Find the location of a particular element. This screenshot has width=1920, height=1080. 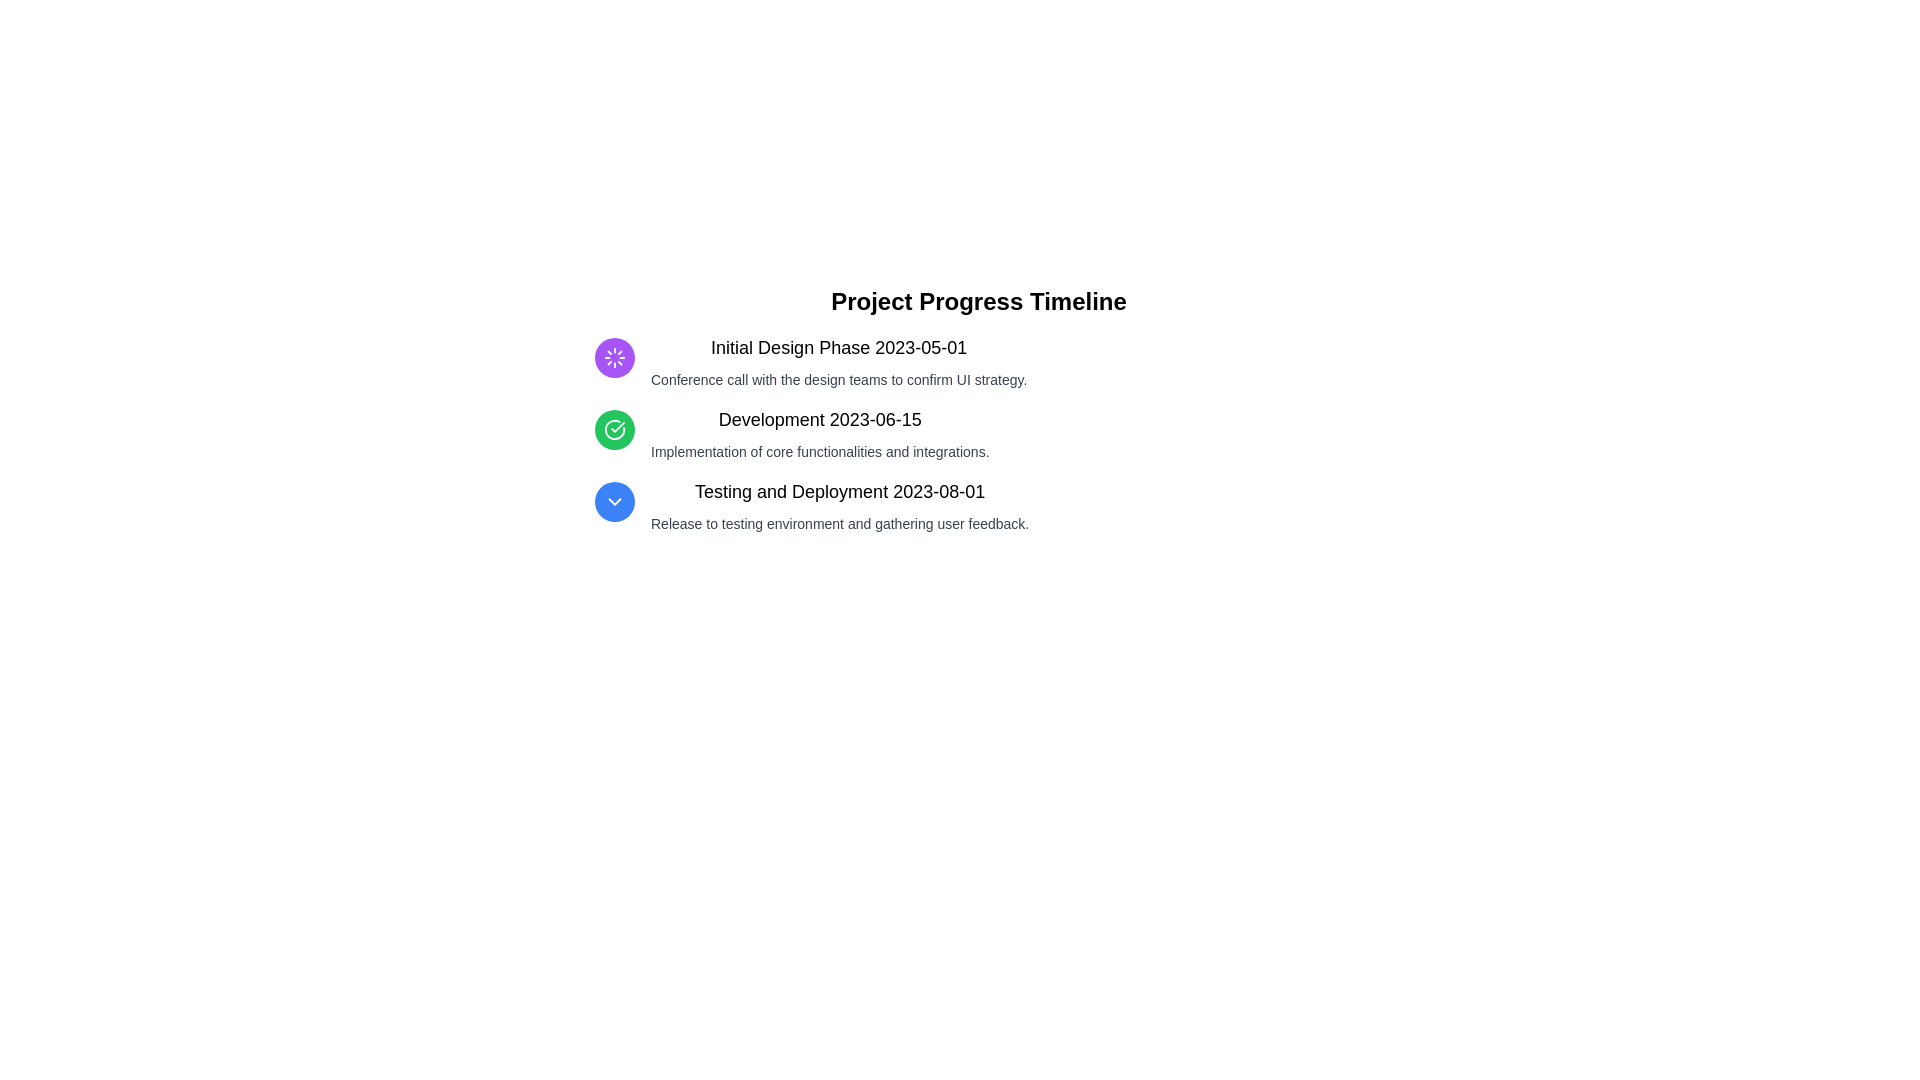

the List Item with Icon and Text that includes the title 'Testing and Deployment 2023-08-01' and a blue circle icon on the left, located at the bottom of the list is located at coordinates (979, 504).